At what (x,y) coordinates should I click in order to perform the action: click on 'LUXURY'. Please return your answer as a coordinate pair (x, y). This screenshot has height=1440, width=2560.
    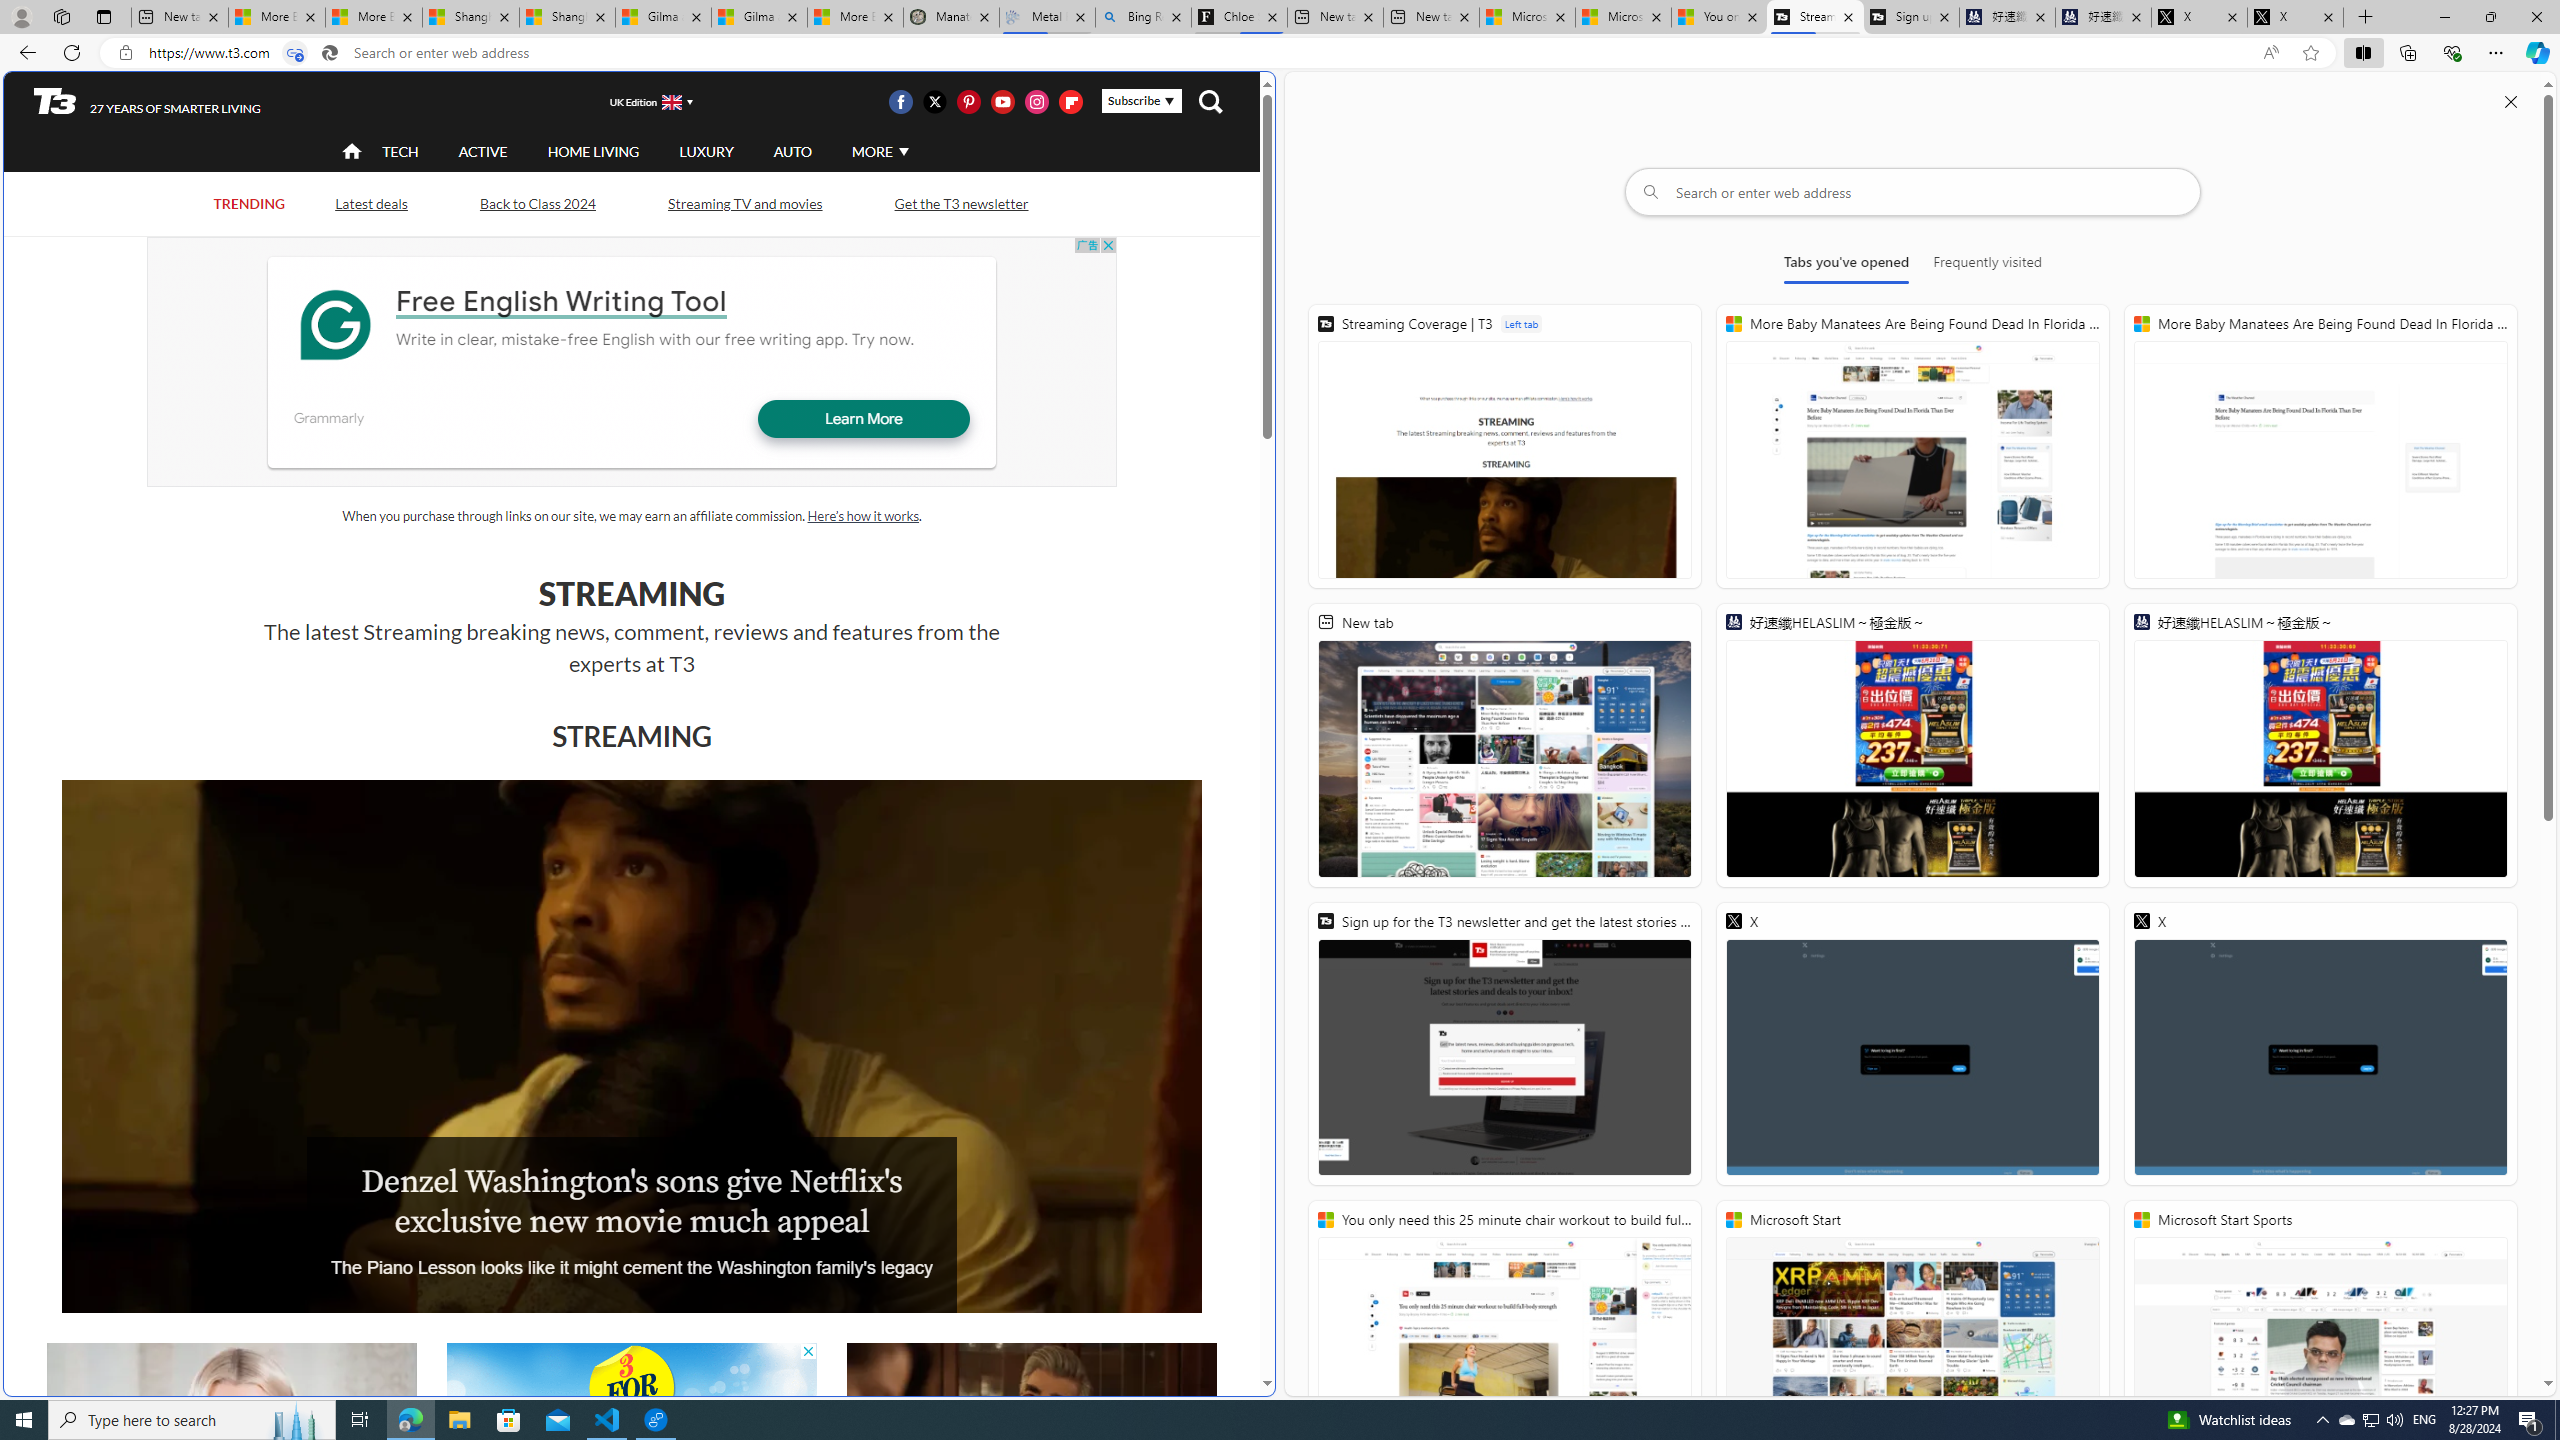
    Looking at the image, I should click on (705, 150).